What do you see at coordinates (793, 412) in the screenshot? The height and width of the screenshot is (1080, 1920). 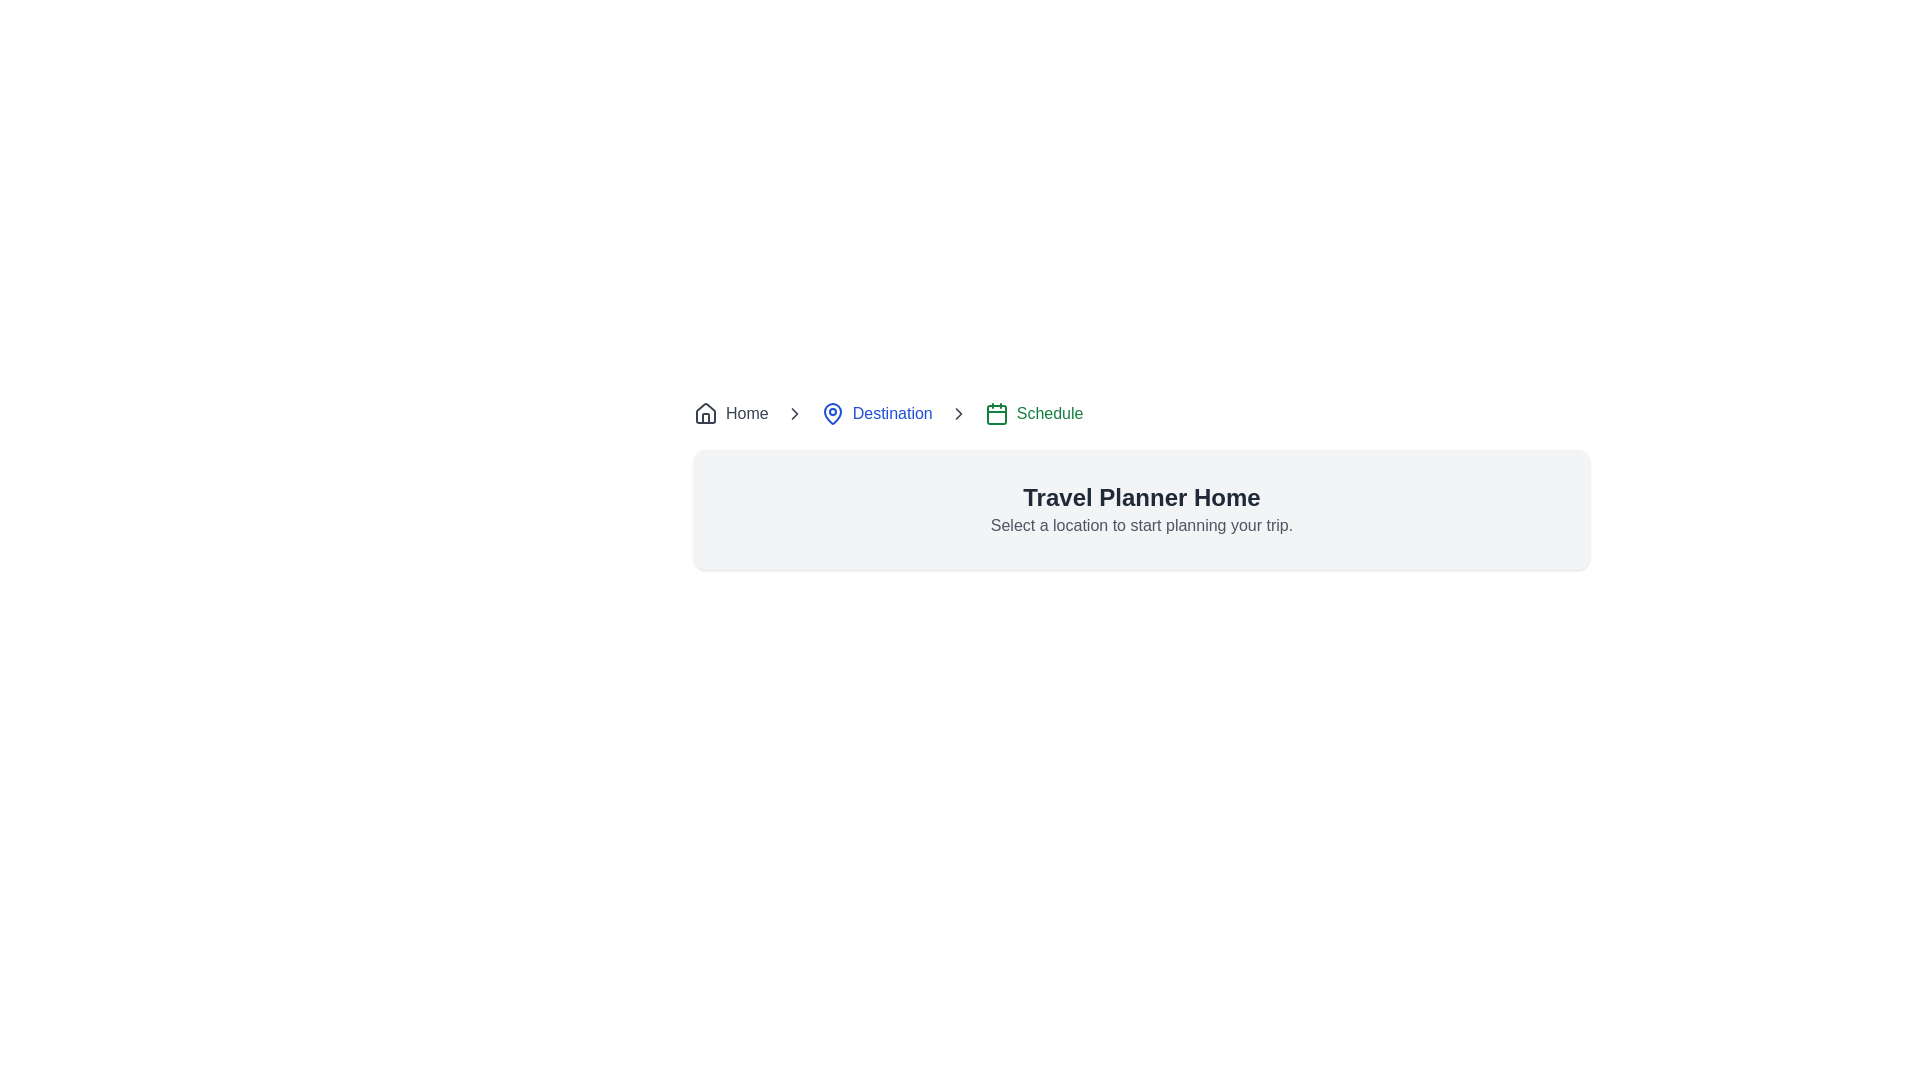 I see `the adjacent elements in the breadcrumb navigation context by interacting with the second interactive icon, which separates 'Home' and 'Destination'` at bounding box center [793, 412].